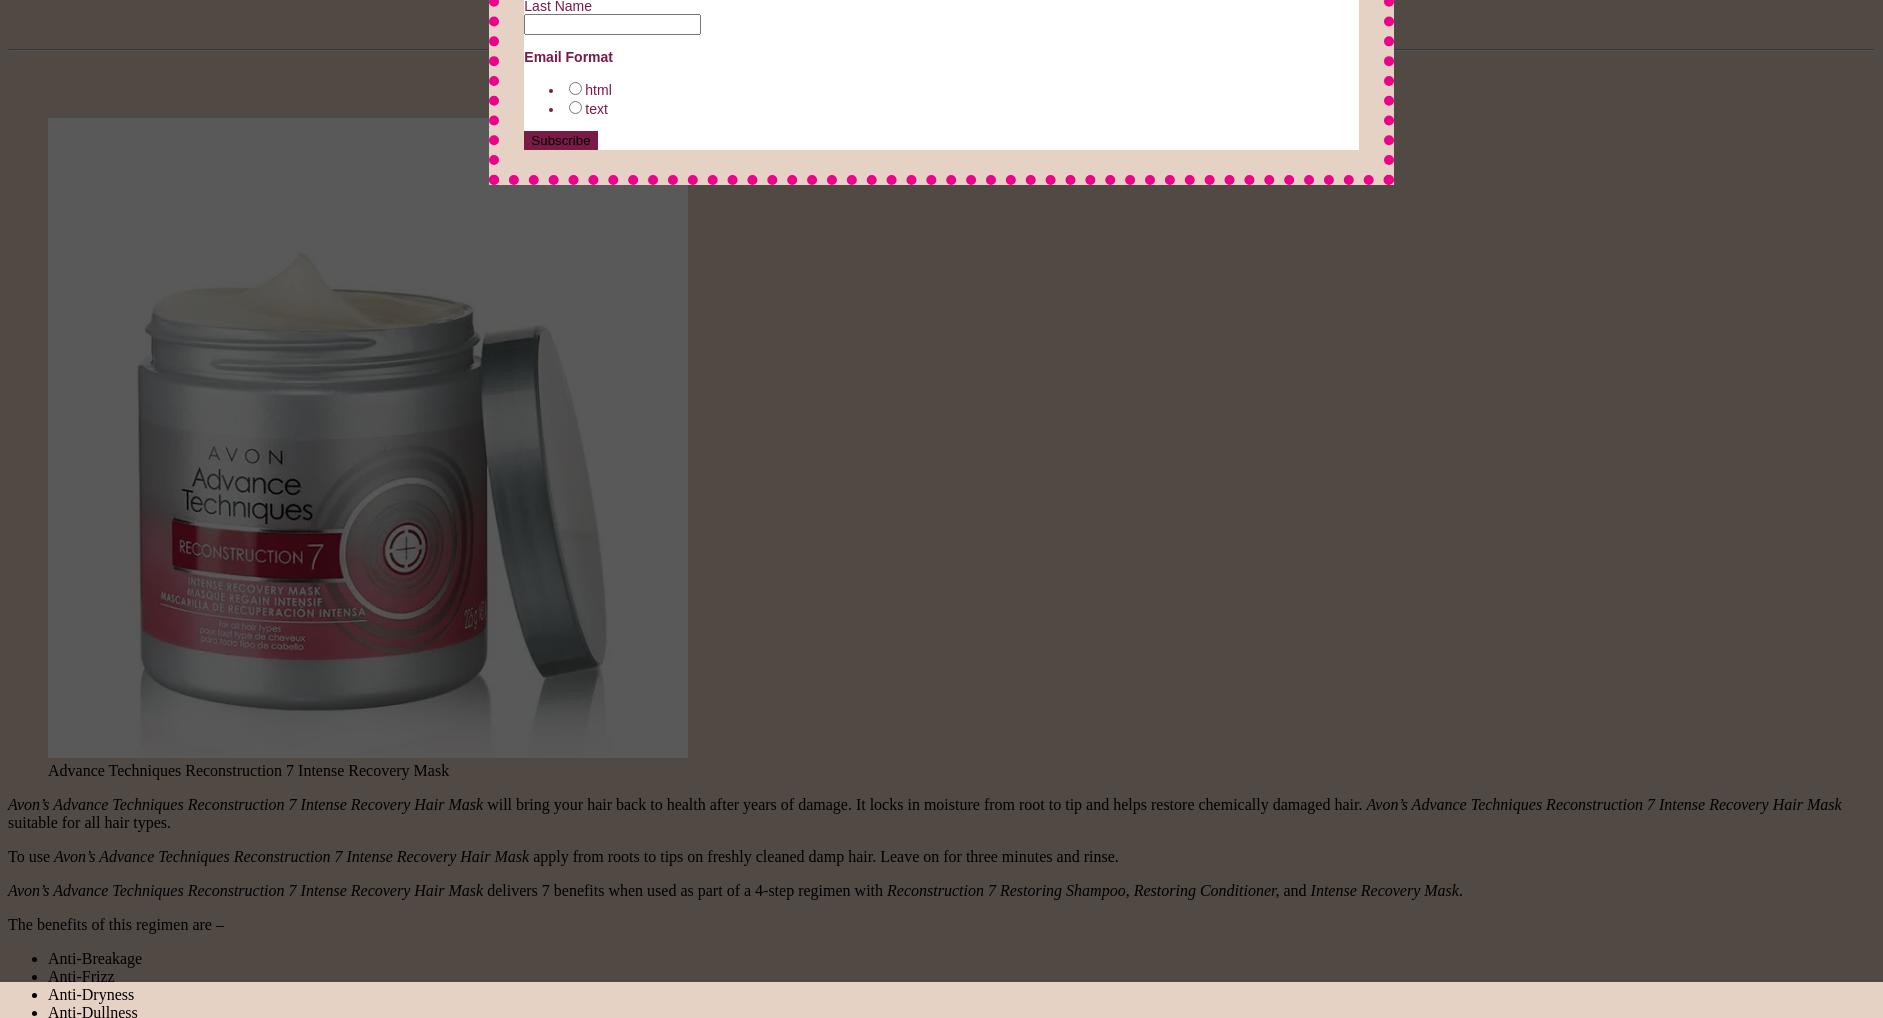 This screenshot has width=1883, height=1018. What do you see at coordinates (822, 854) in the screenshot?
I see `'apply from roots to tips on freshly cleaned damp hair. Leave on for three minutes and rinse.'` at bounding box center [822, 854].